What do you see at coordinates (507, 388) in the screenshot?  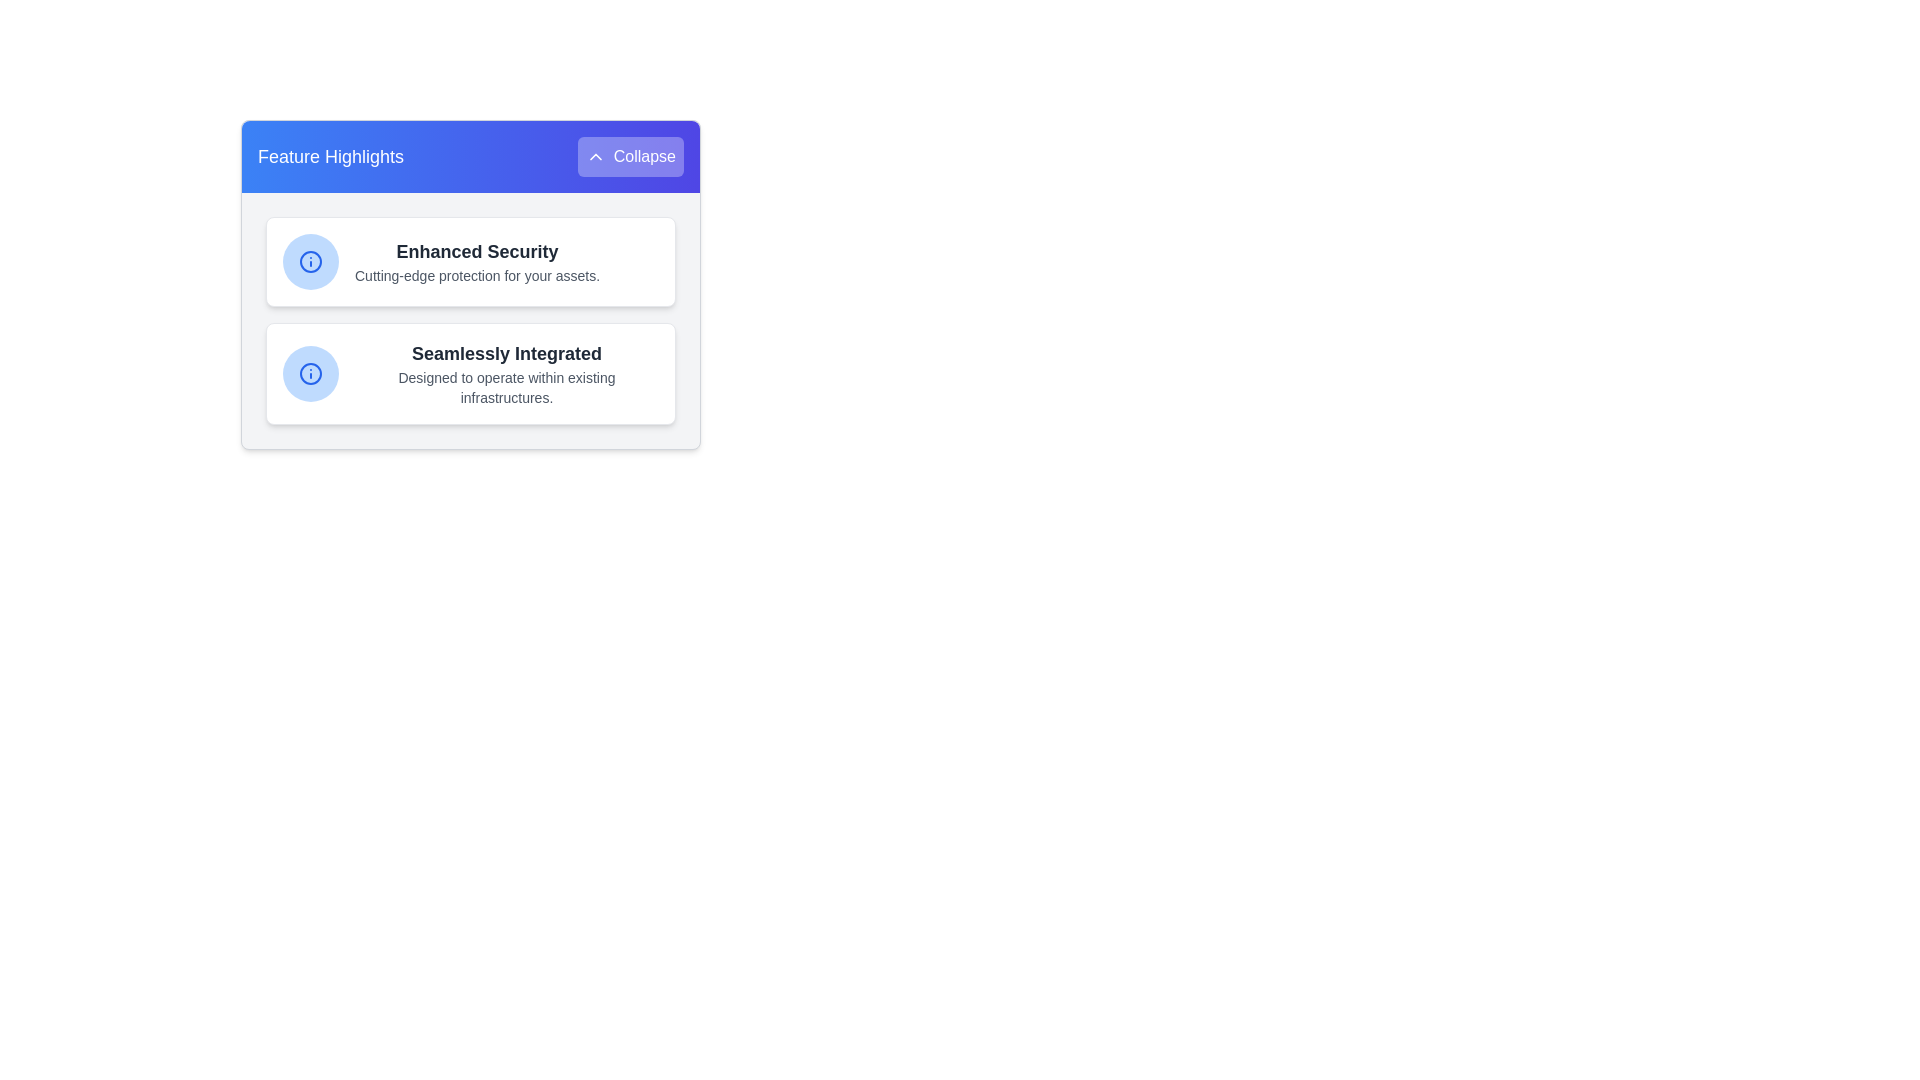 I see `the text element that provides additional information about the feature labeled 'Seamlessly Integrated', located directly below the title text within the second feature panel` at bounding box center [507, 388].